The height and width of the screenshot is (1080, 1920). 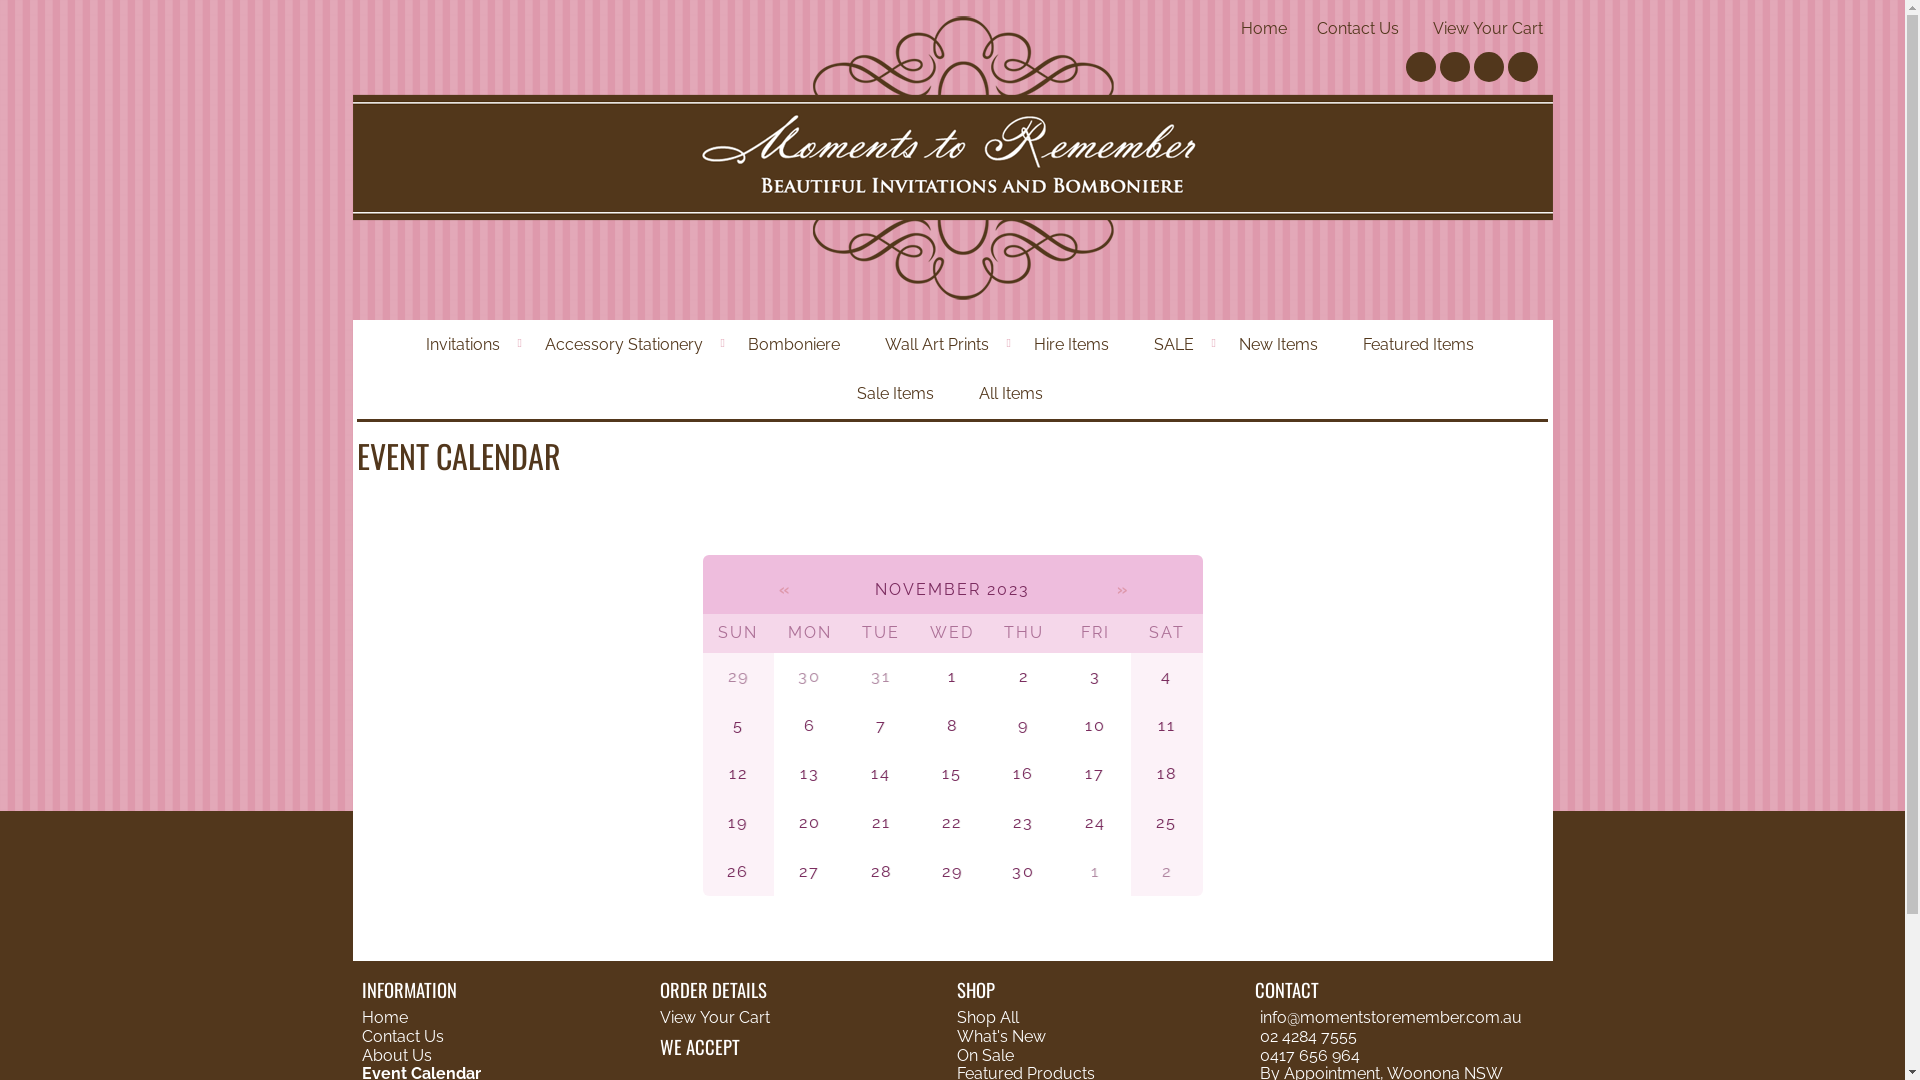 What do you see at coordinates (402, 1035) in the screenshot?
I see `'Contact Us'` at bounding box center [402, 1035].